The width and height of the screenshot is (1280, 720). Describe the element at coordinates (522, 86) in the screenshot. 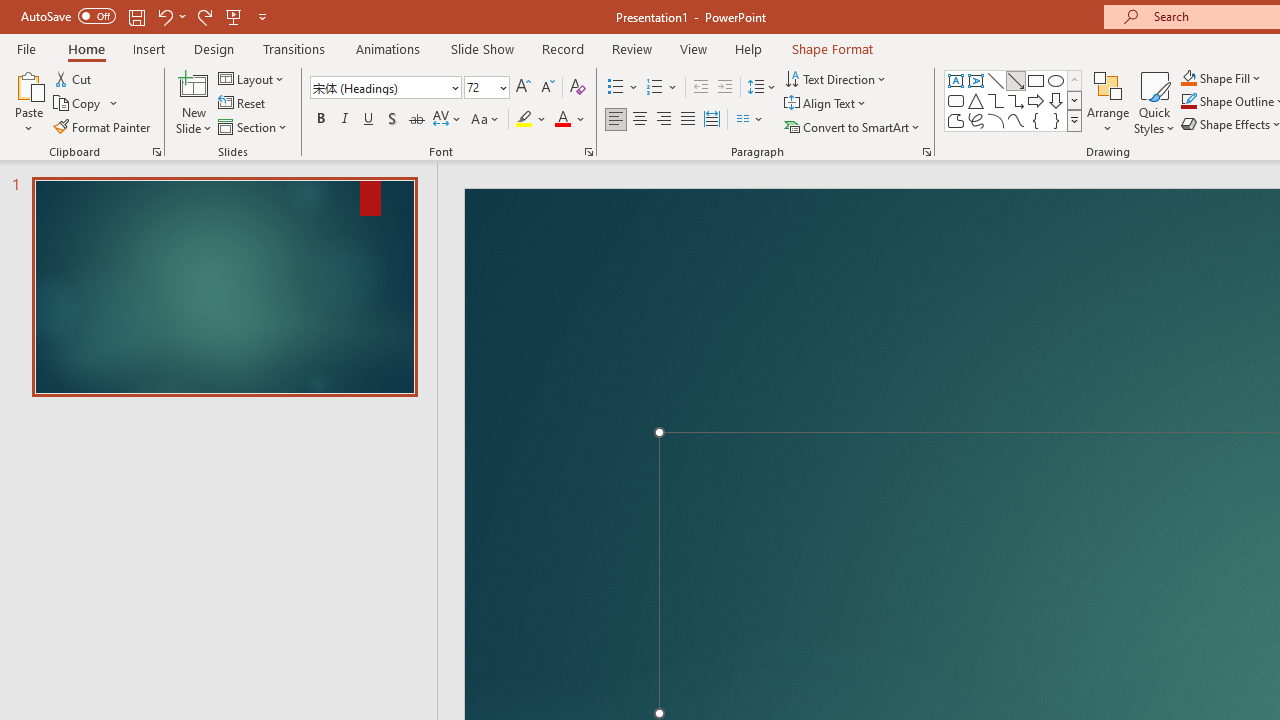

I see `'Increase Font Size'` at that location.